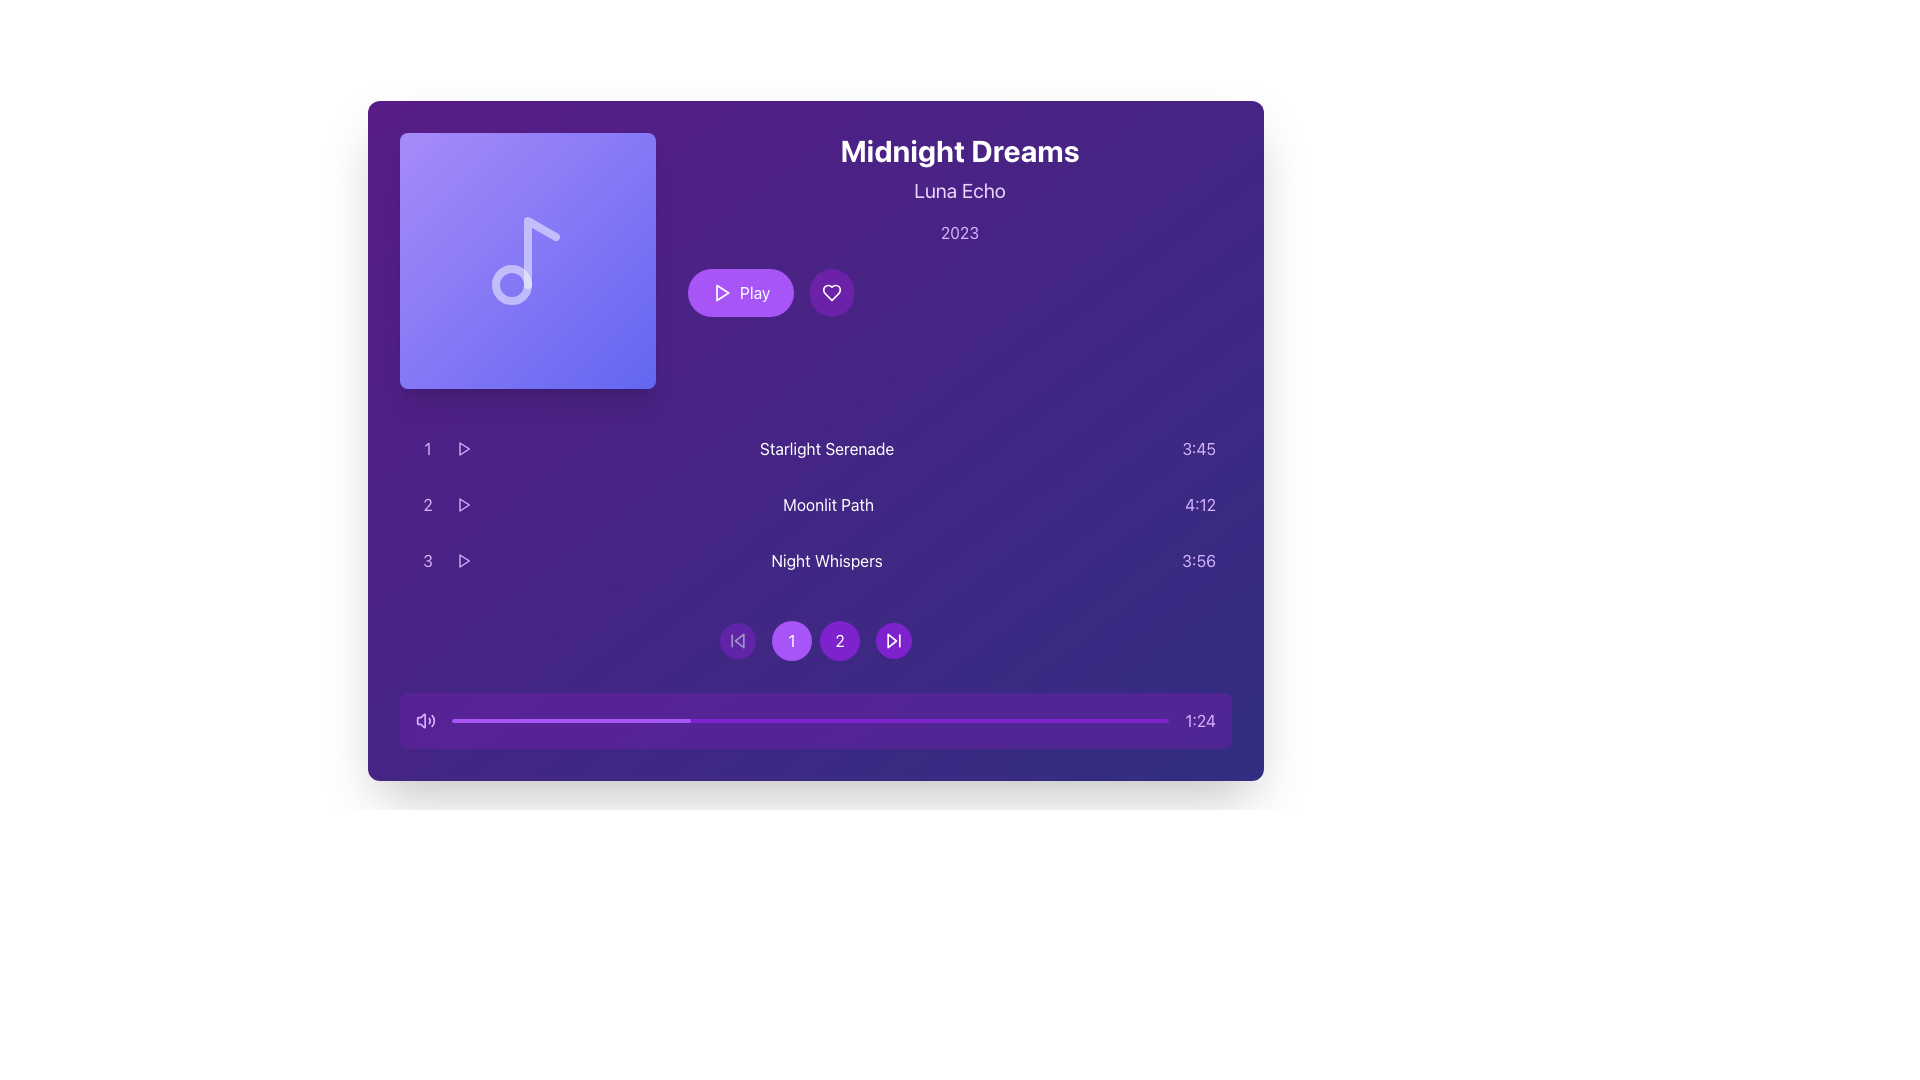 Image resolution: width=1920 pixels, height=1080 pixels. What do you see at coordinates (450, 721) in the screenshot?
I see `playback position` at bounding box center [450, 721].